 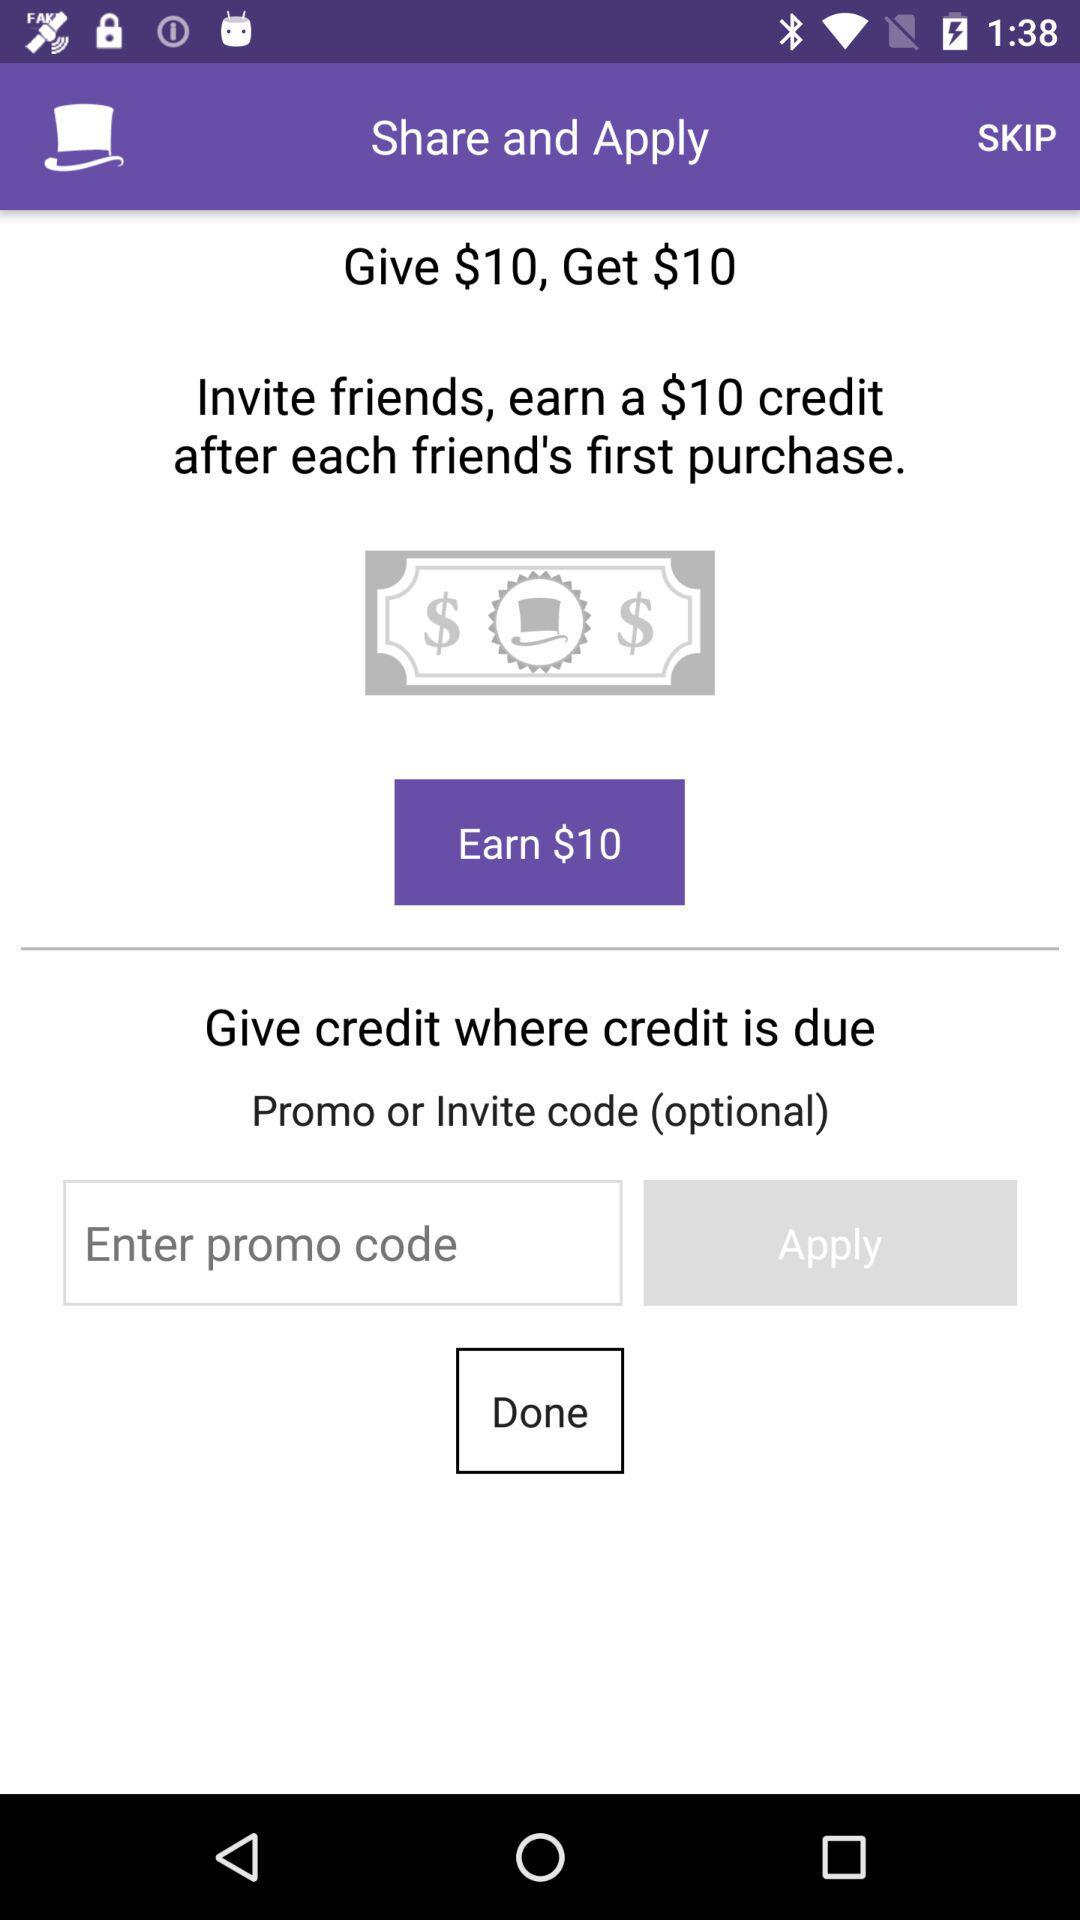 I want to click on the item at the top right corner, so click(x=1017, y=135).